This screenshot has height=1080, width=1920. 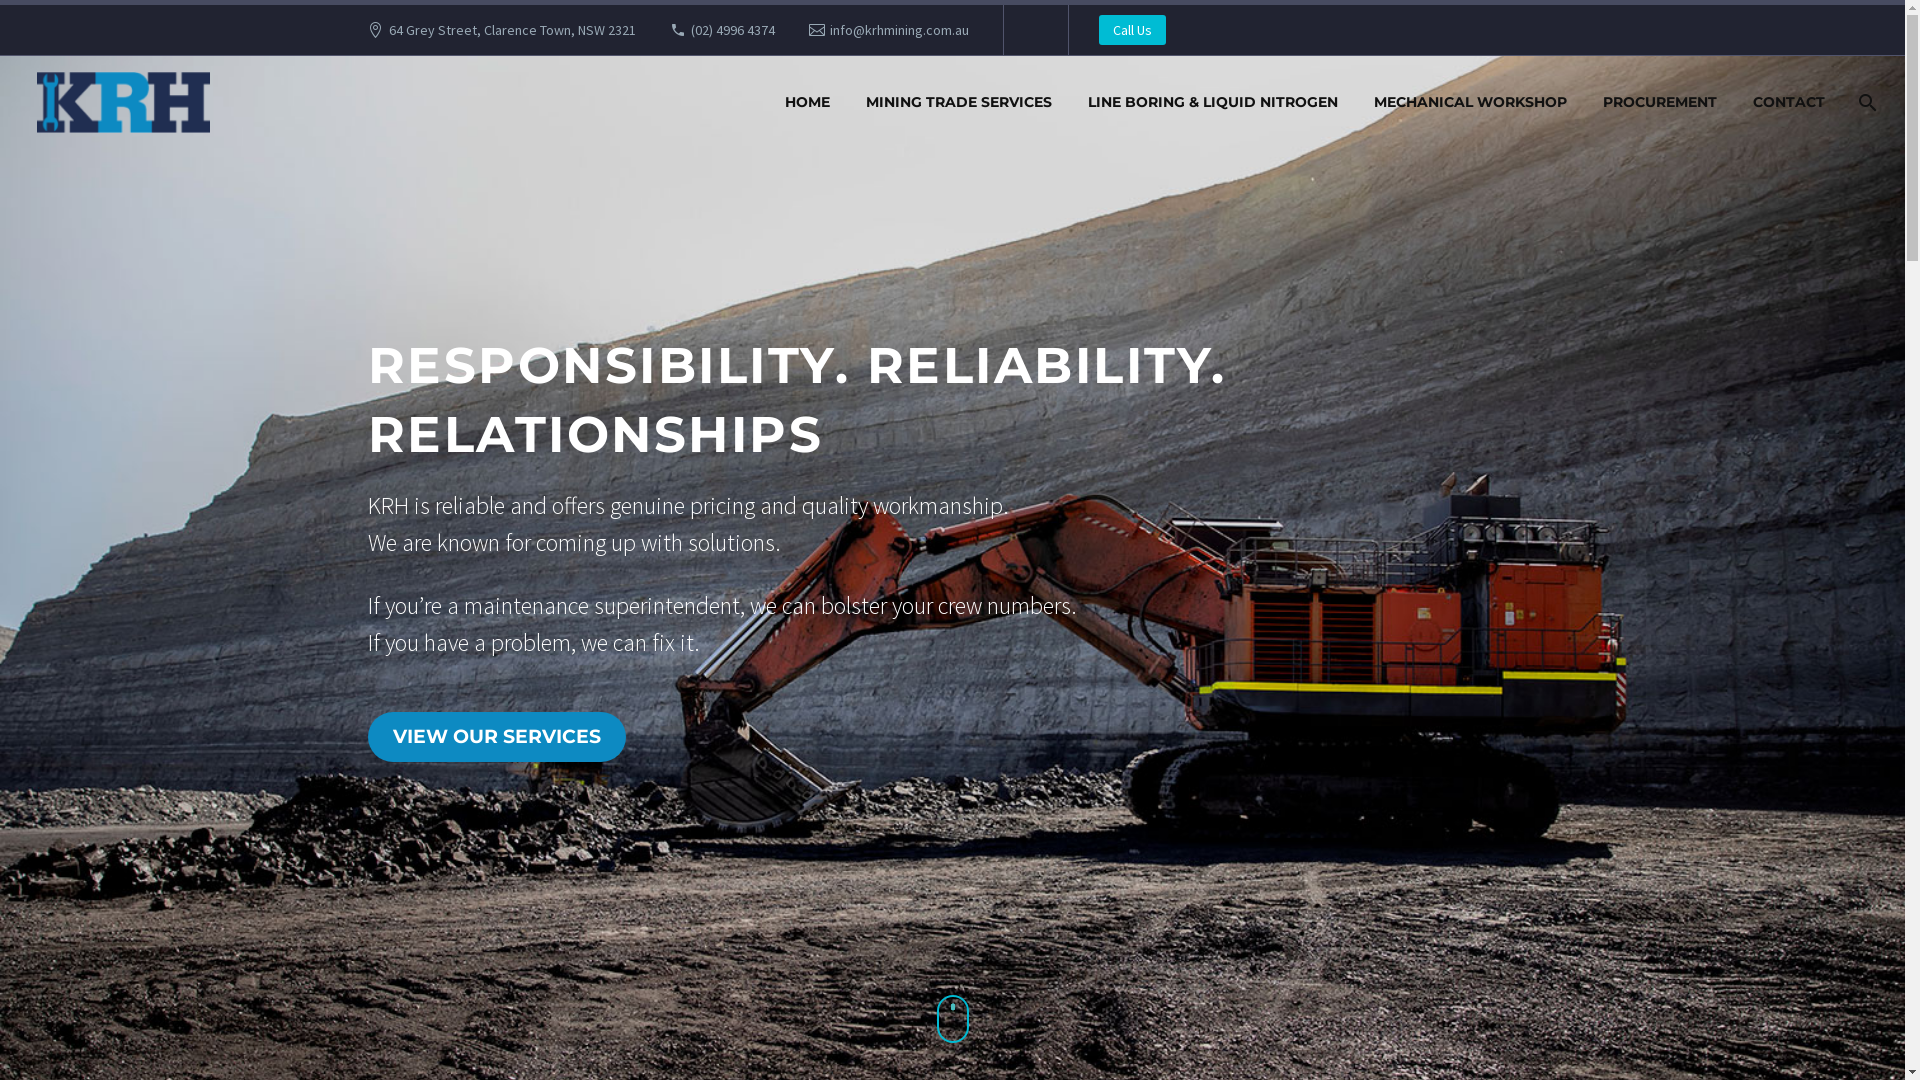 I want to click on 'HOME', so click(x=768, y=102).